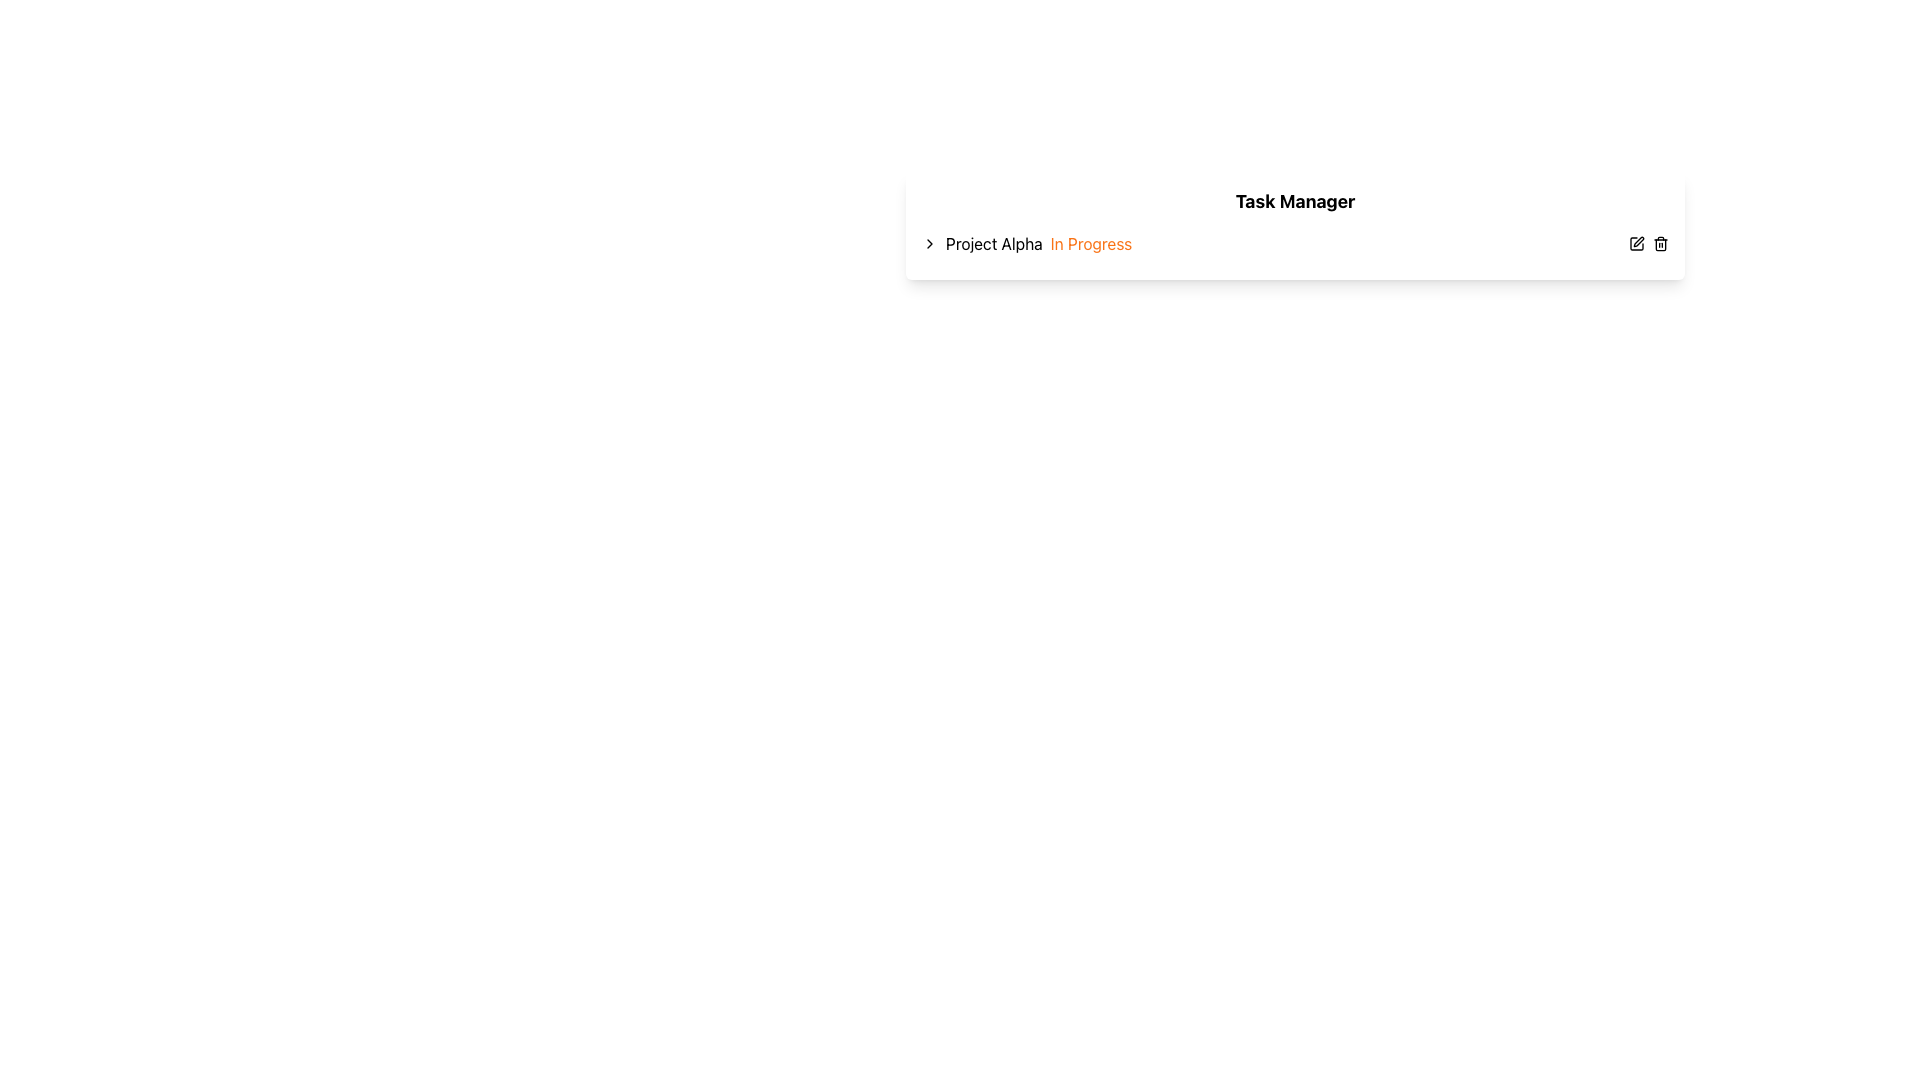  What do you see at coordinates (1090, 242) in the screenshot?
I see `the Text Label indicating the current status of 'Project Alpha', which is located at the end of the project name and centered vertically within the row` at bounding box center [1090, 242].